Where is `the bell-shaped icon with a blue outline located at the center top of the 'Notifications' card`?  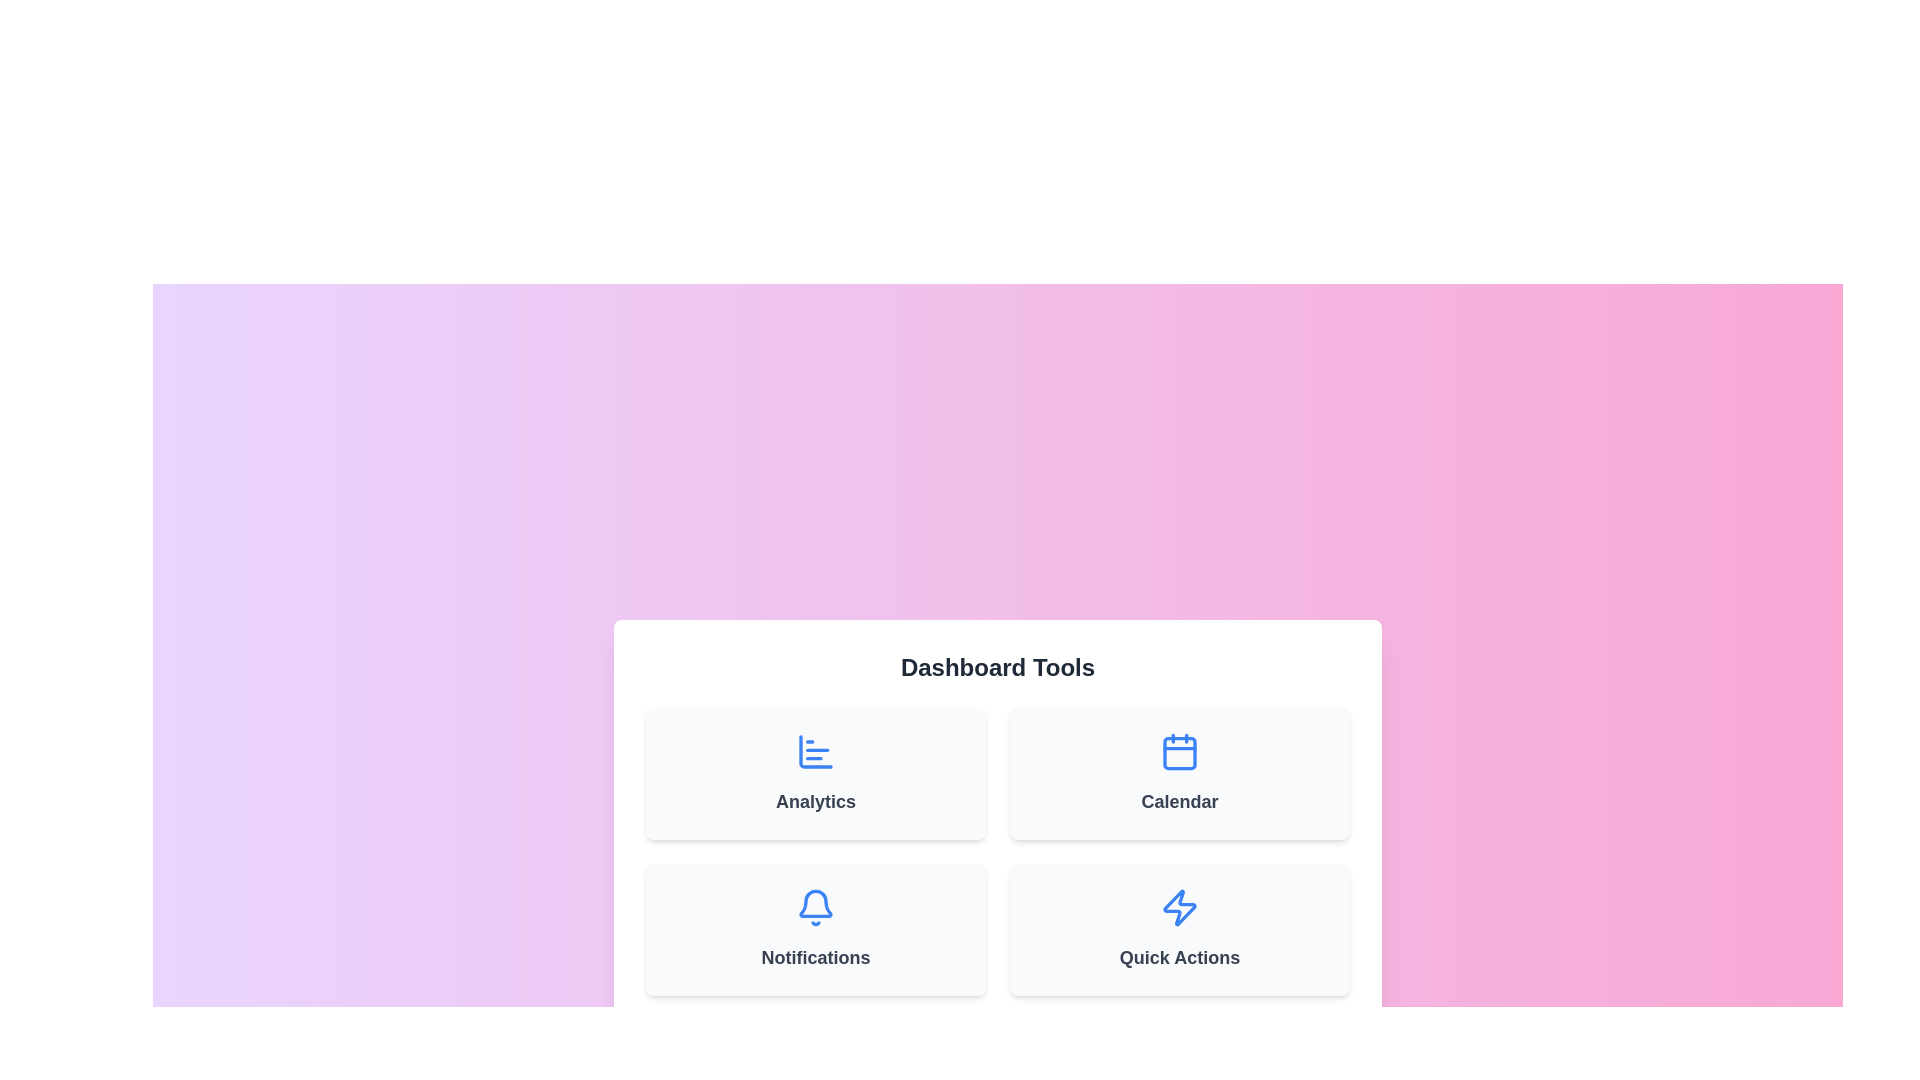 the bell-shaped icon with a blue outline located at the center top of the 'Notifications' card is located at coordinates (816, 907).